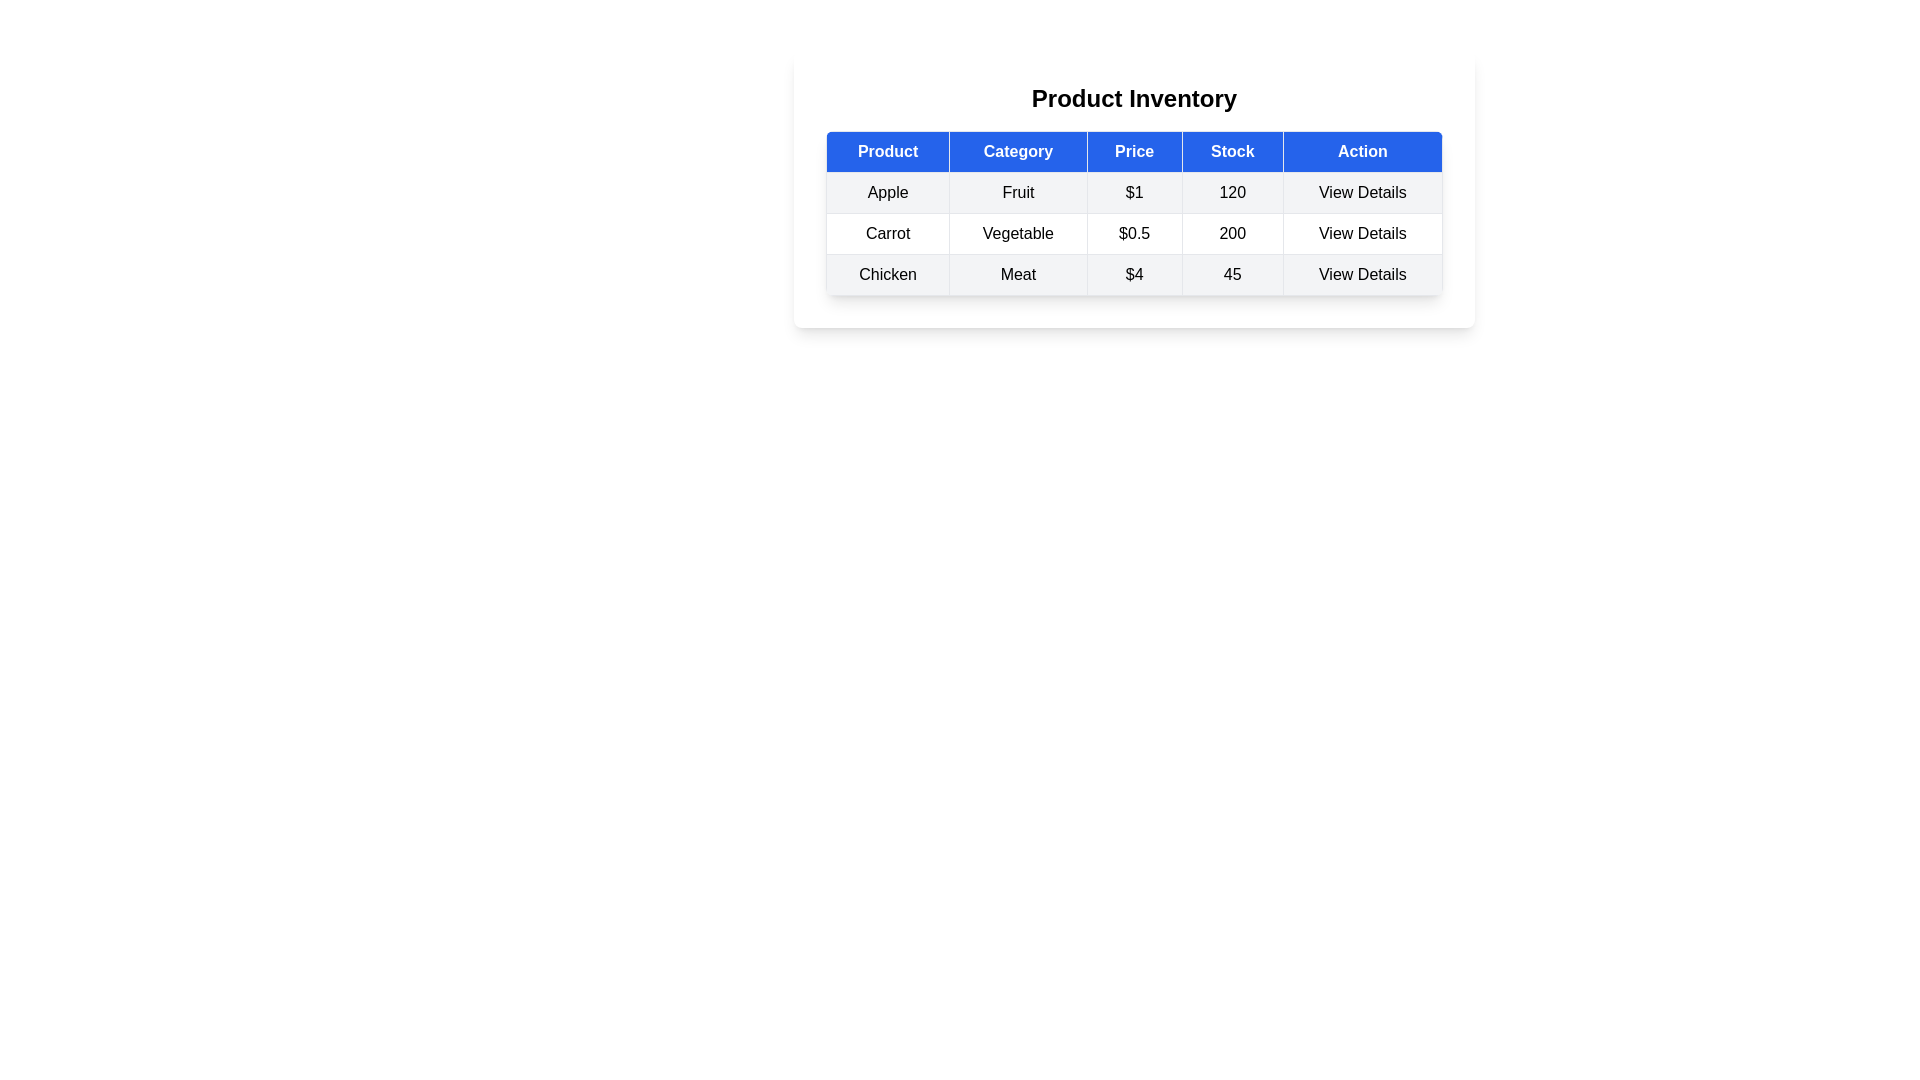 Image resolution: width=1920 pixels, height=1080 pixels. I want to click on the column header Action to inspect it, so click(1361, 150).